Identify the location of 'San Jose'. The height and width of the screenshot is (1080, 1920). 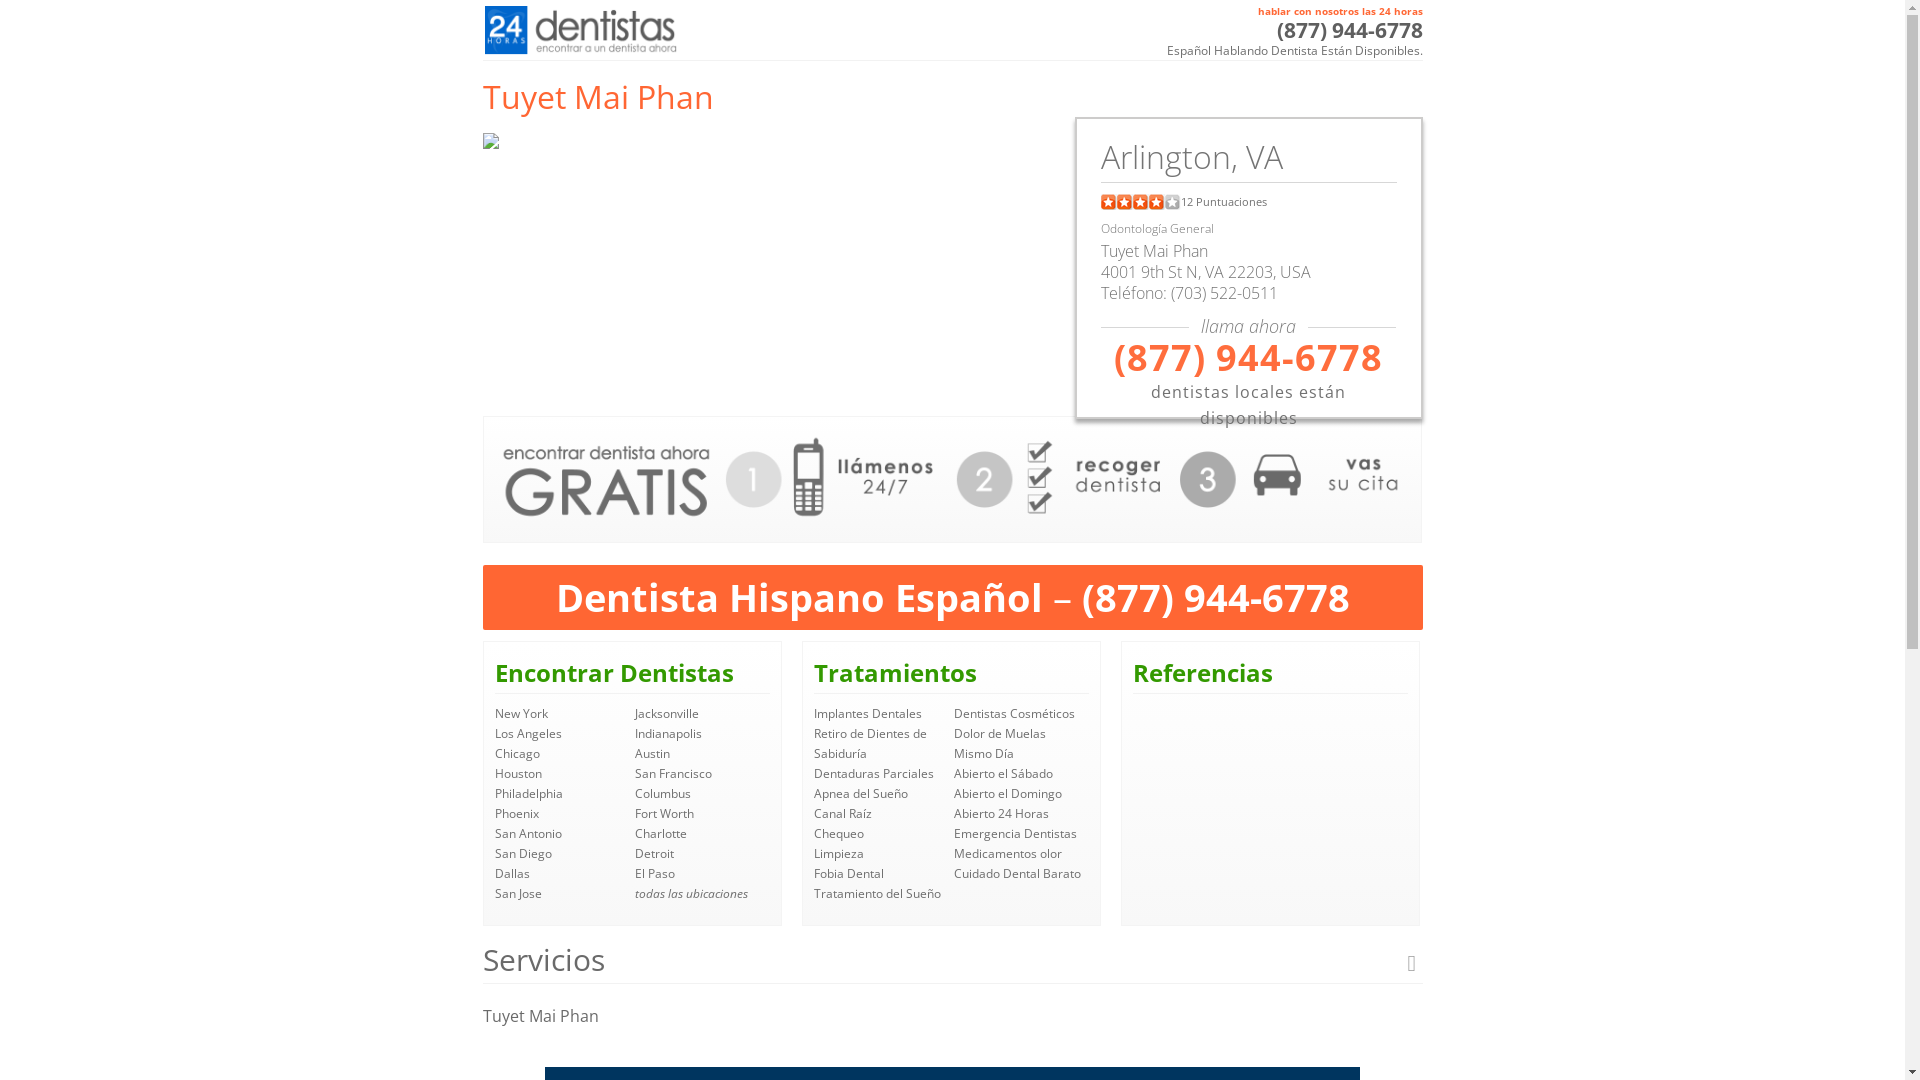
(517, 892).